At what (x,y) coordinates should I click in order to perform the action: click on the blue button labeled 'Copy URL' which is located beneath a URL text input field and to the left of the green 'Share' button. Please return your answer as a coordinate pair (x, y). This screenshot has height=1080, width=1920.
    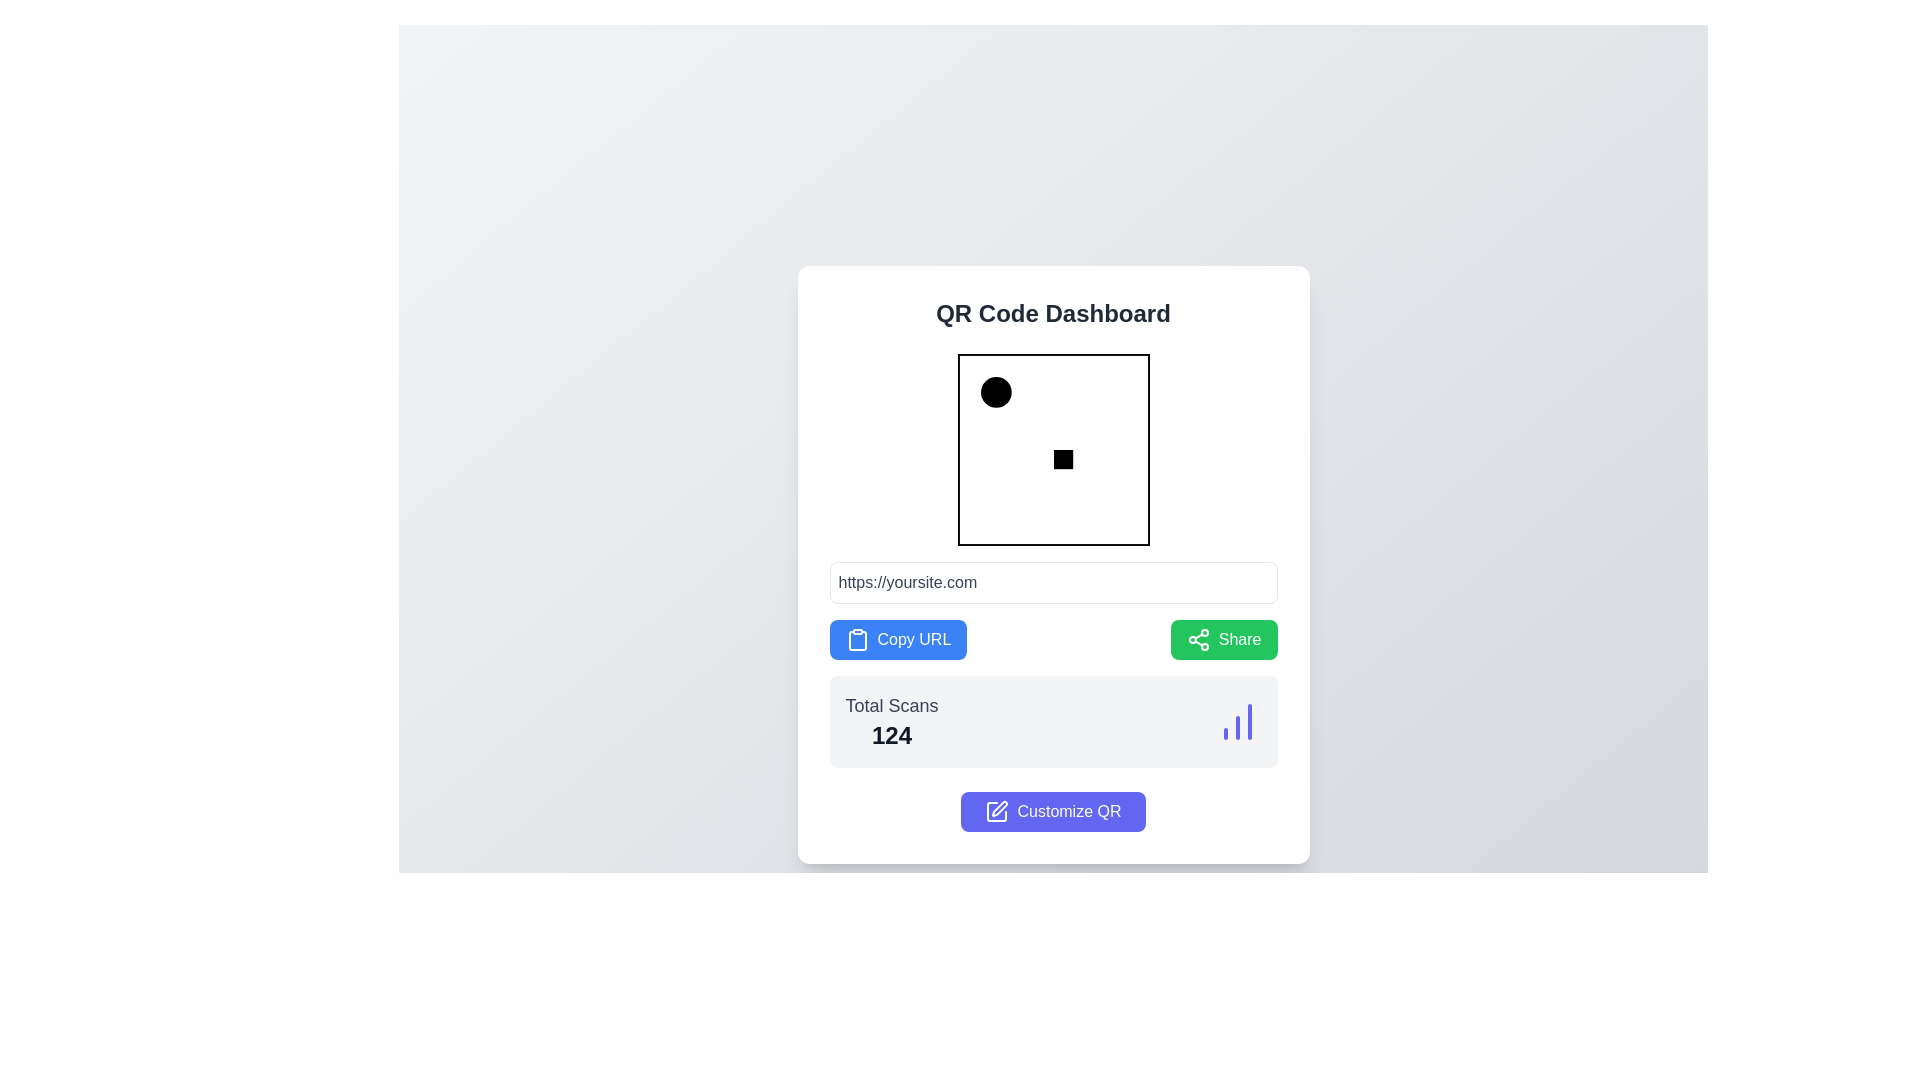
    Looking at the image, I should click on (897, 640).